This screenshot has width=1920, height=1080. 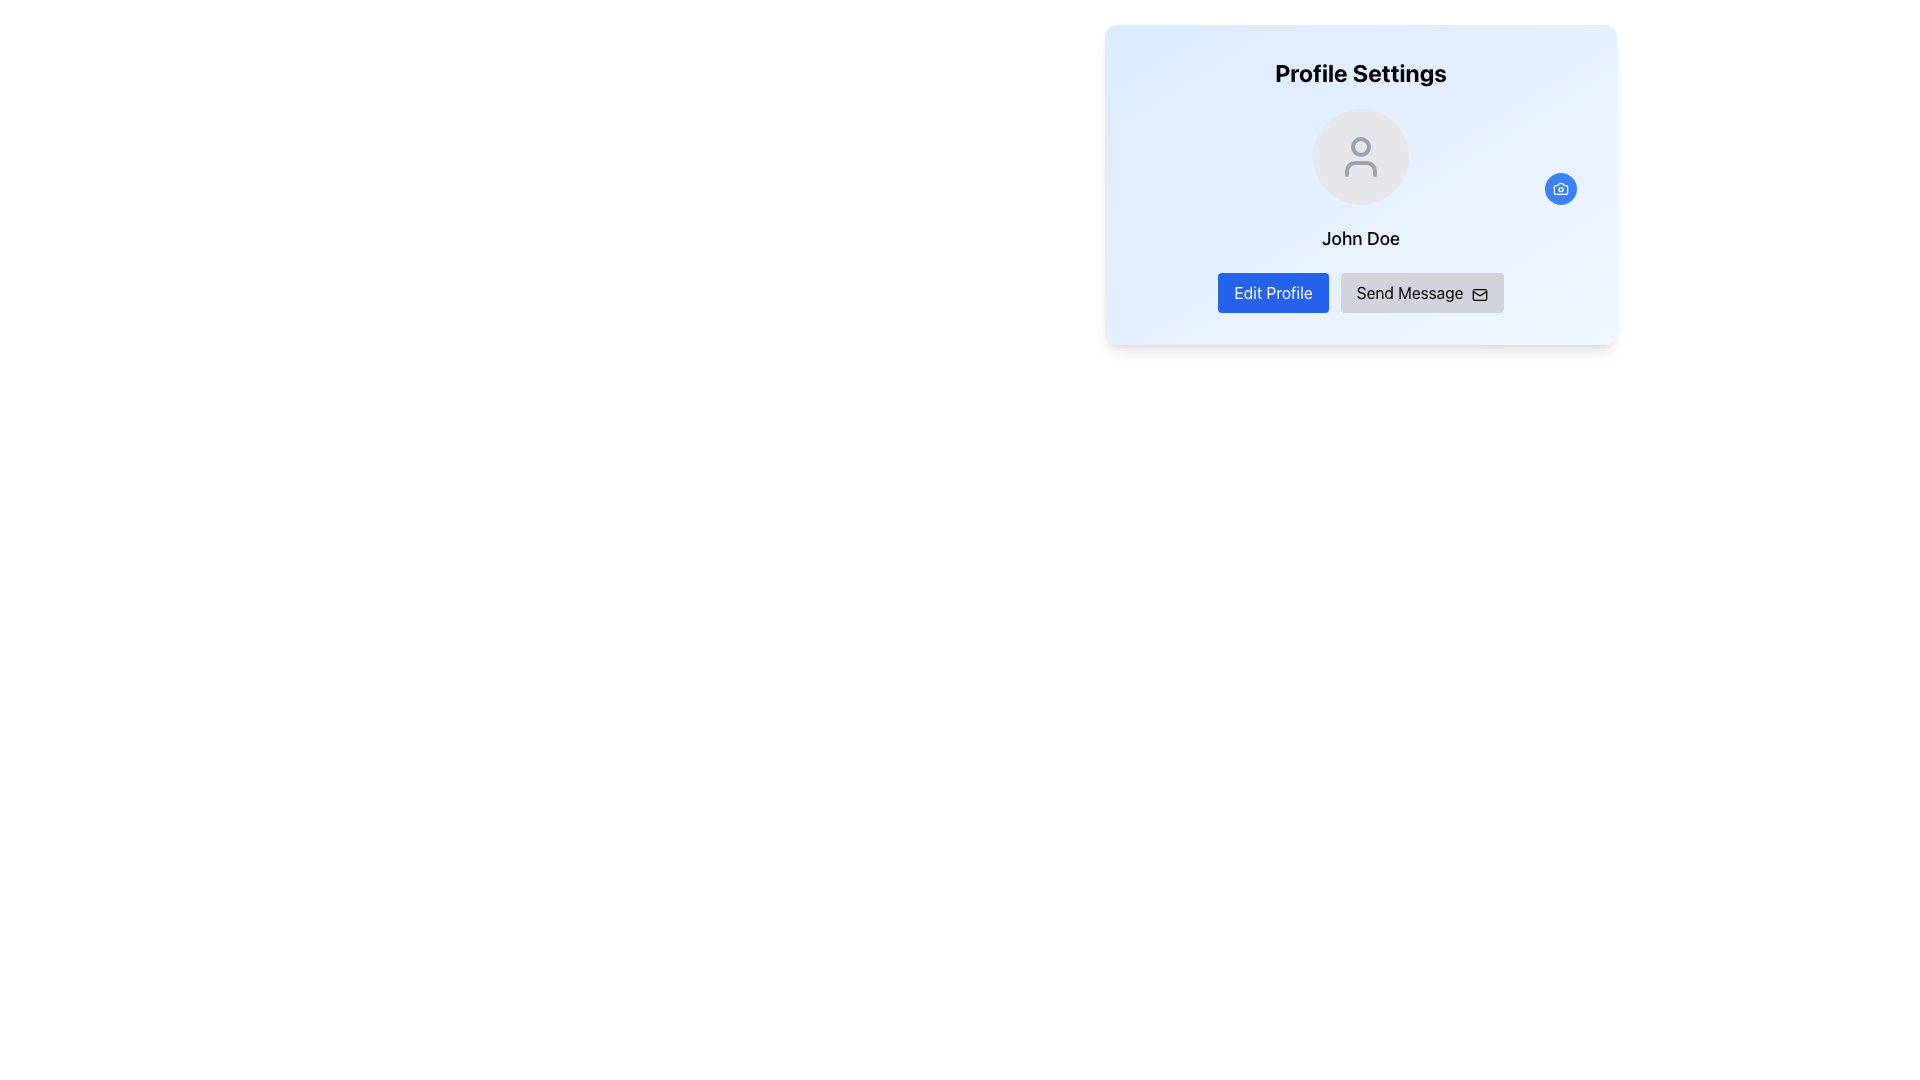 What do you see at coordinates (1559, 189) in the screenshot?
I see `the blue circular button that contains the camera icon located at the bottom-right of the profile settings card` at bounding box center [1559, 189].